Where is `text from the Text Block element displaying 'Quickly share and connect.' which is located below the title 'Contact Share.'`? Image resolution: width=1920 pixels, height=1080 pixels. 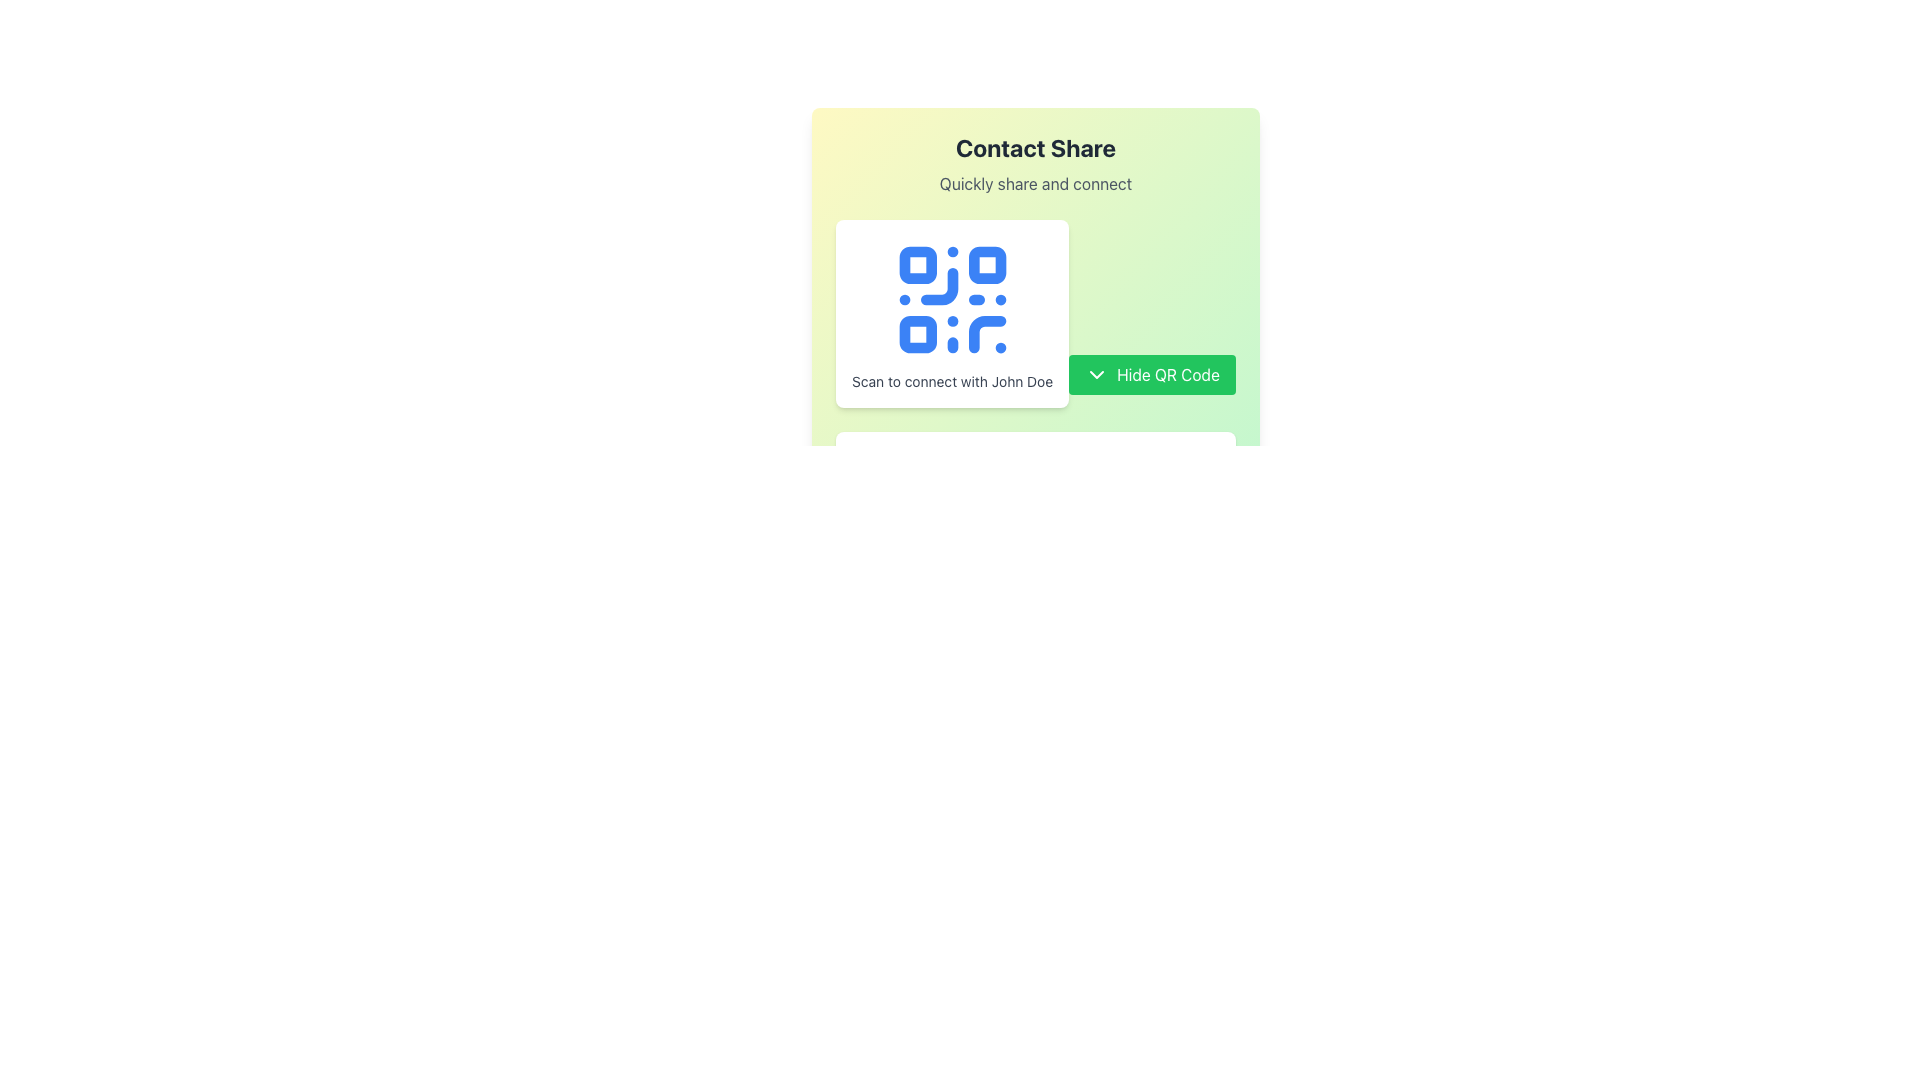
text from the Text Block element displaying 'Quickly share and connect.' which is located below the title 'Contact Share.' is located at coordinates (1036, 184).